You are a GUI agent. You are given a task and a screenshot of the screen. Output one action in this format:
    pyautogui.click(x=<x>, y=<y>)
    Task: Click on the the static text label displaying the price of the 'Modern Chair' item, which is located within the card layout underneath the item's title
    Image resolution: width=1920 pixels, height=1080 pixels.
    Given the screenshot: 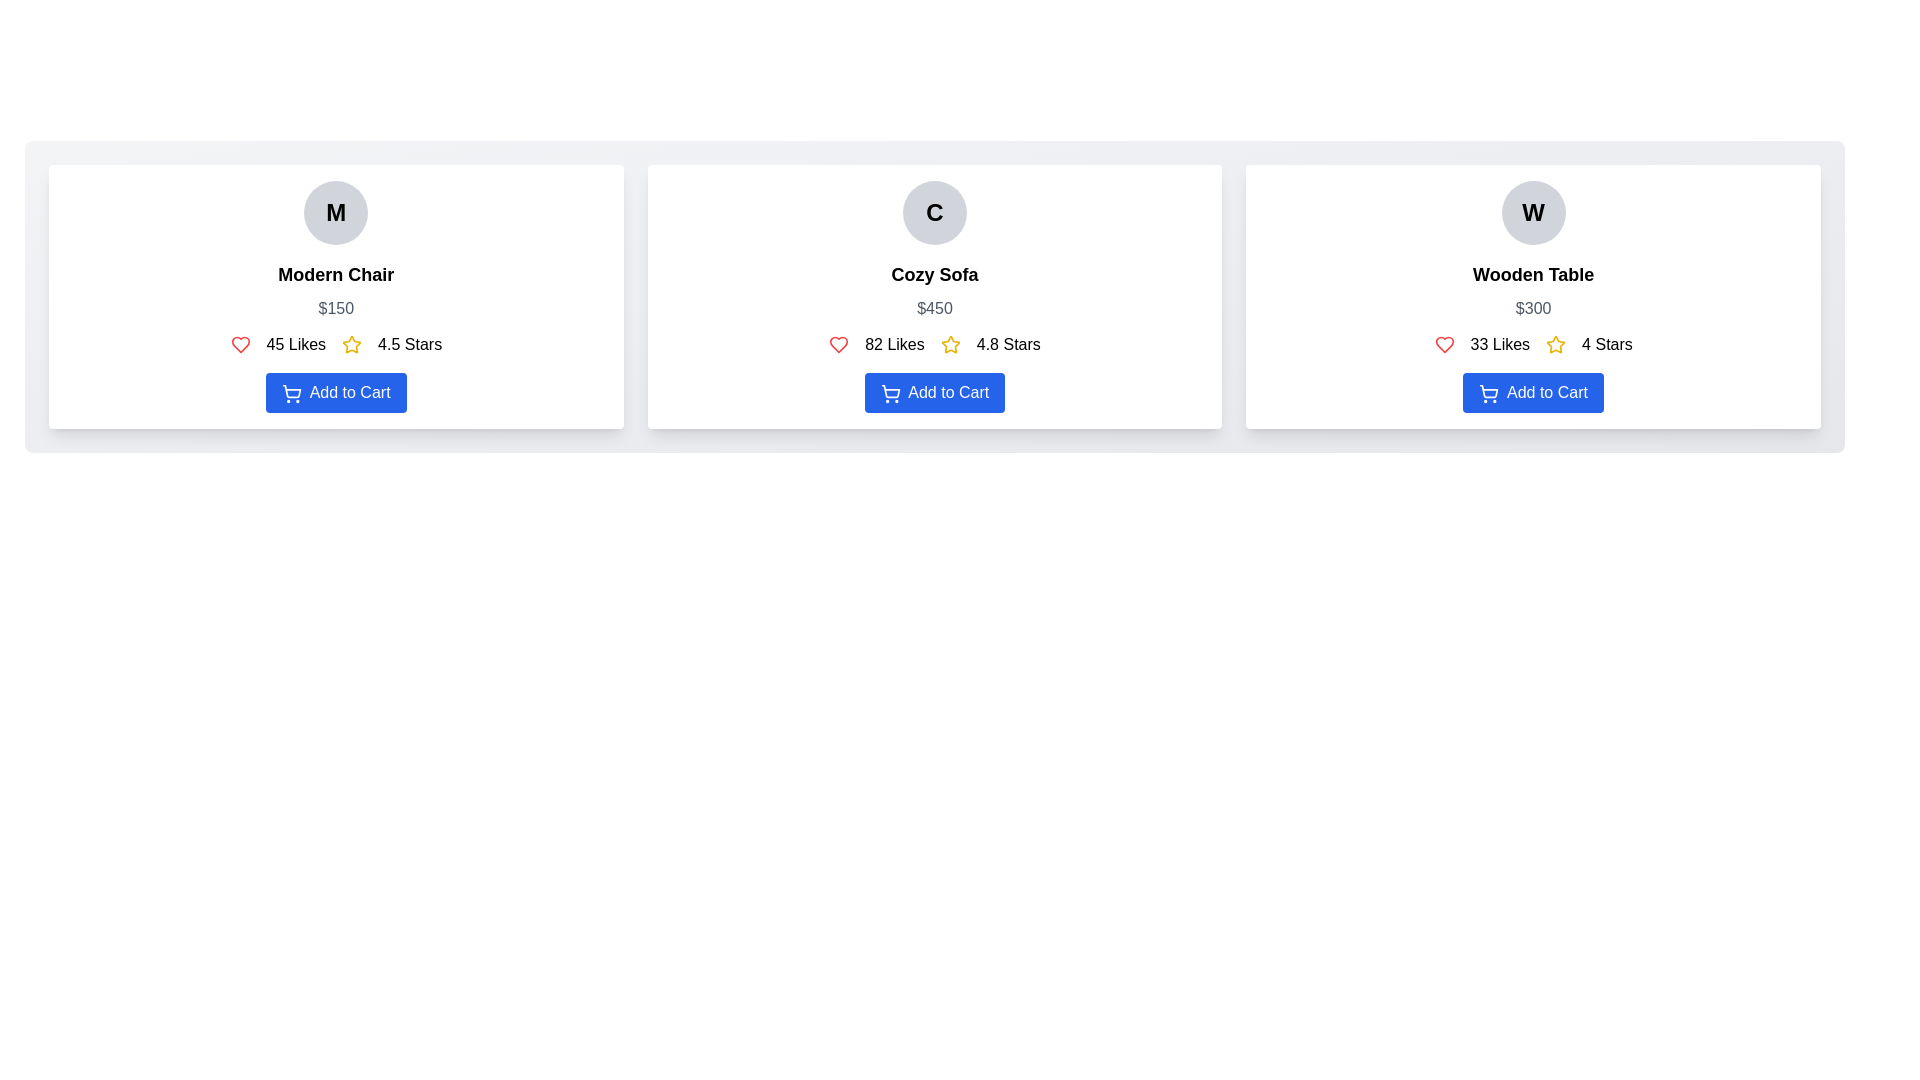 What is the action you would take?
    pyautogui.click(x=336, y=308)
    